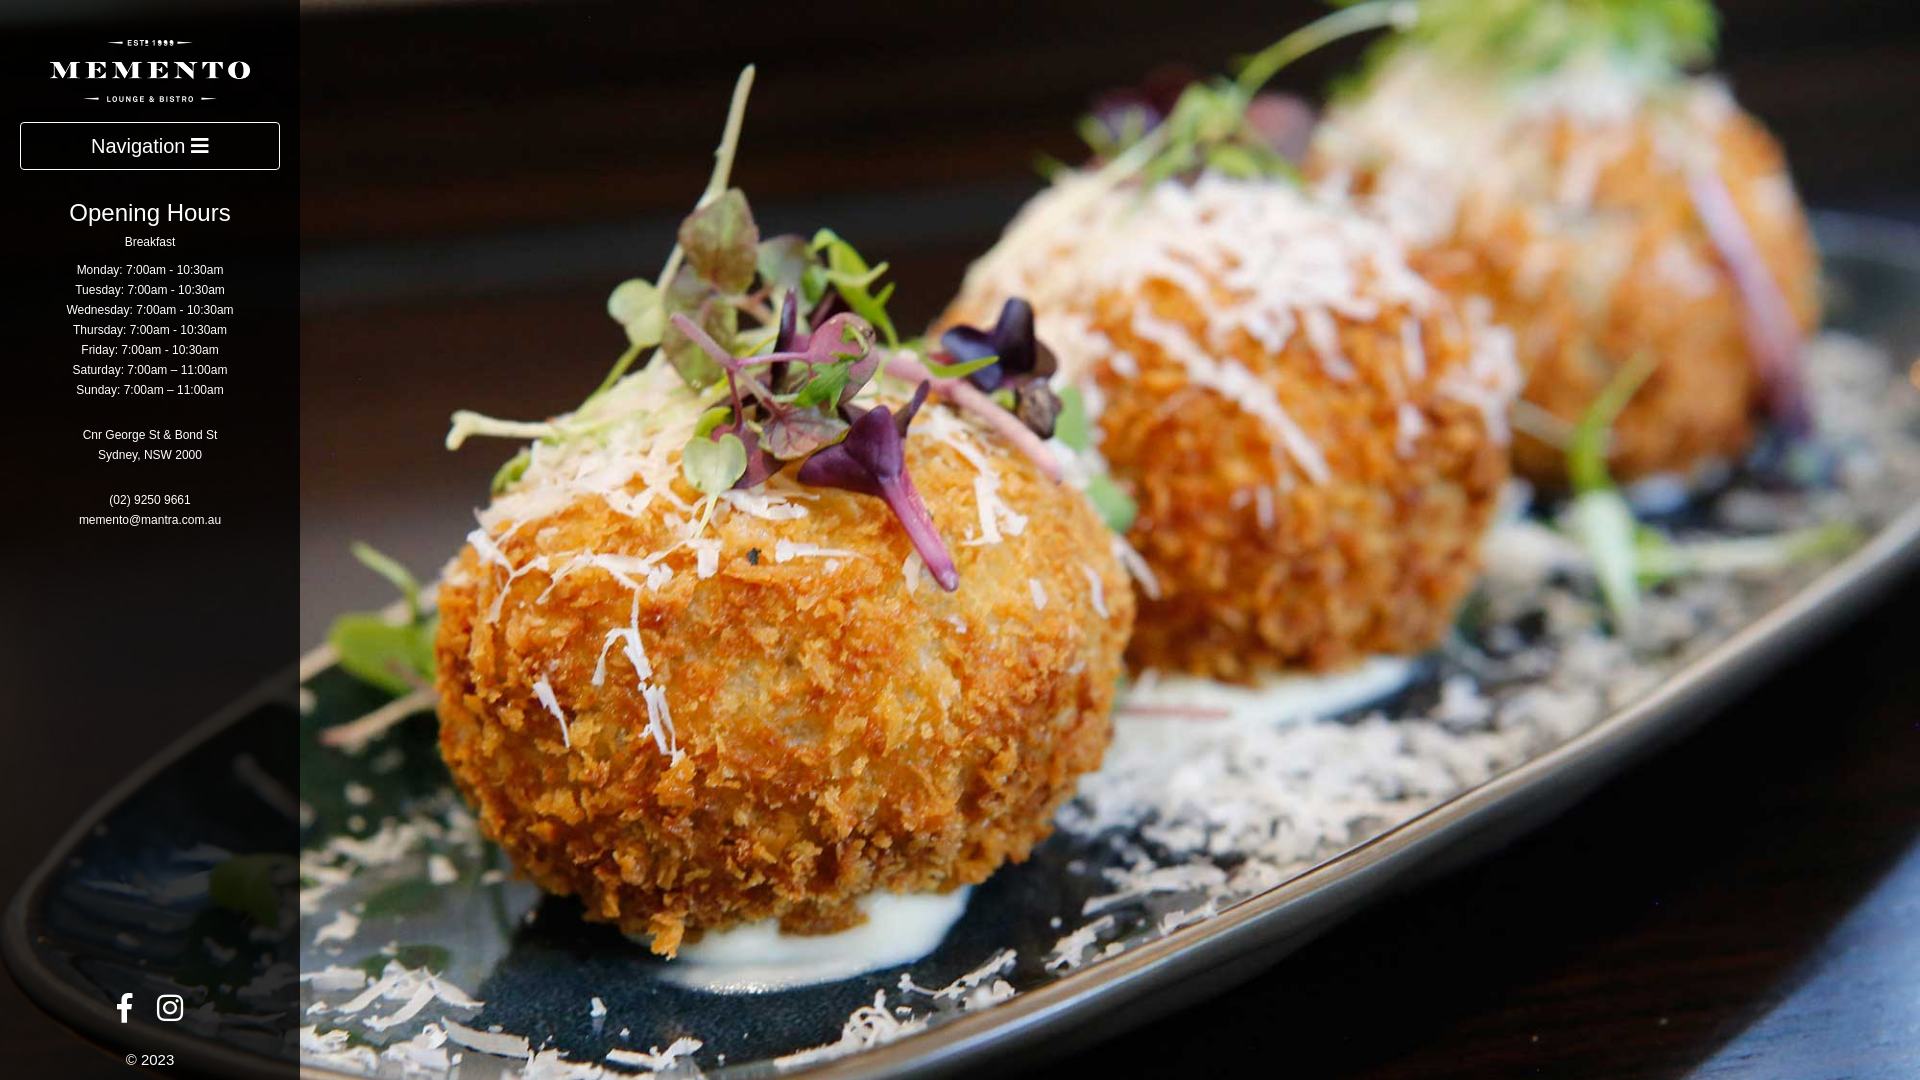 The width and height of the screenshot is (1920, 1080). I want to click on 'Instagram', so click(146, 1013).